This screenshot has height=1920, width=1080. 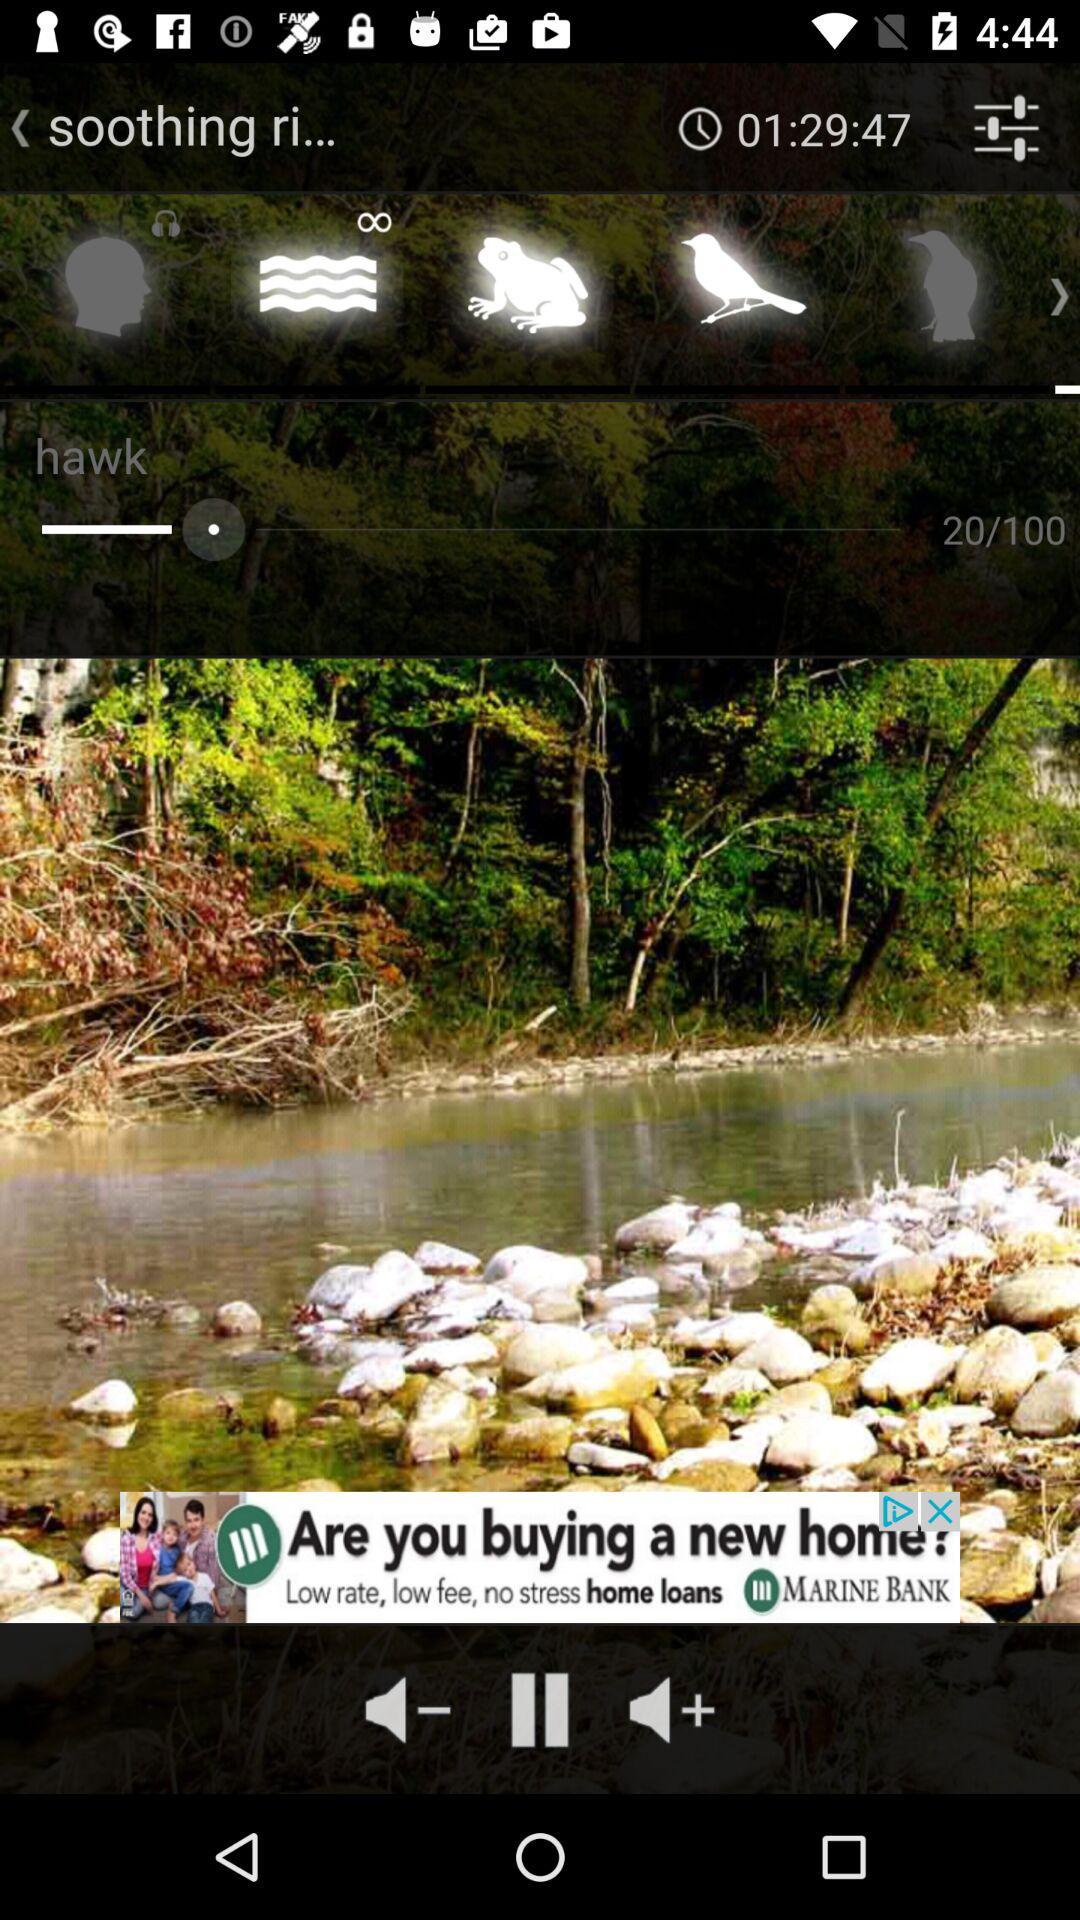 What do you see at coordinates (526, 291) in the screenshot?
I see `switch frog sound` at bounding box center [526, 291].